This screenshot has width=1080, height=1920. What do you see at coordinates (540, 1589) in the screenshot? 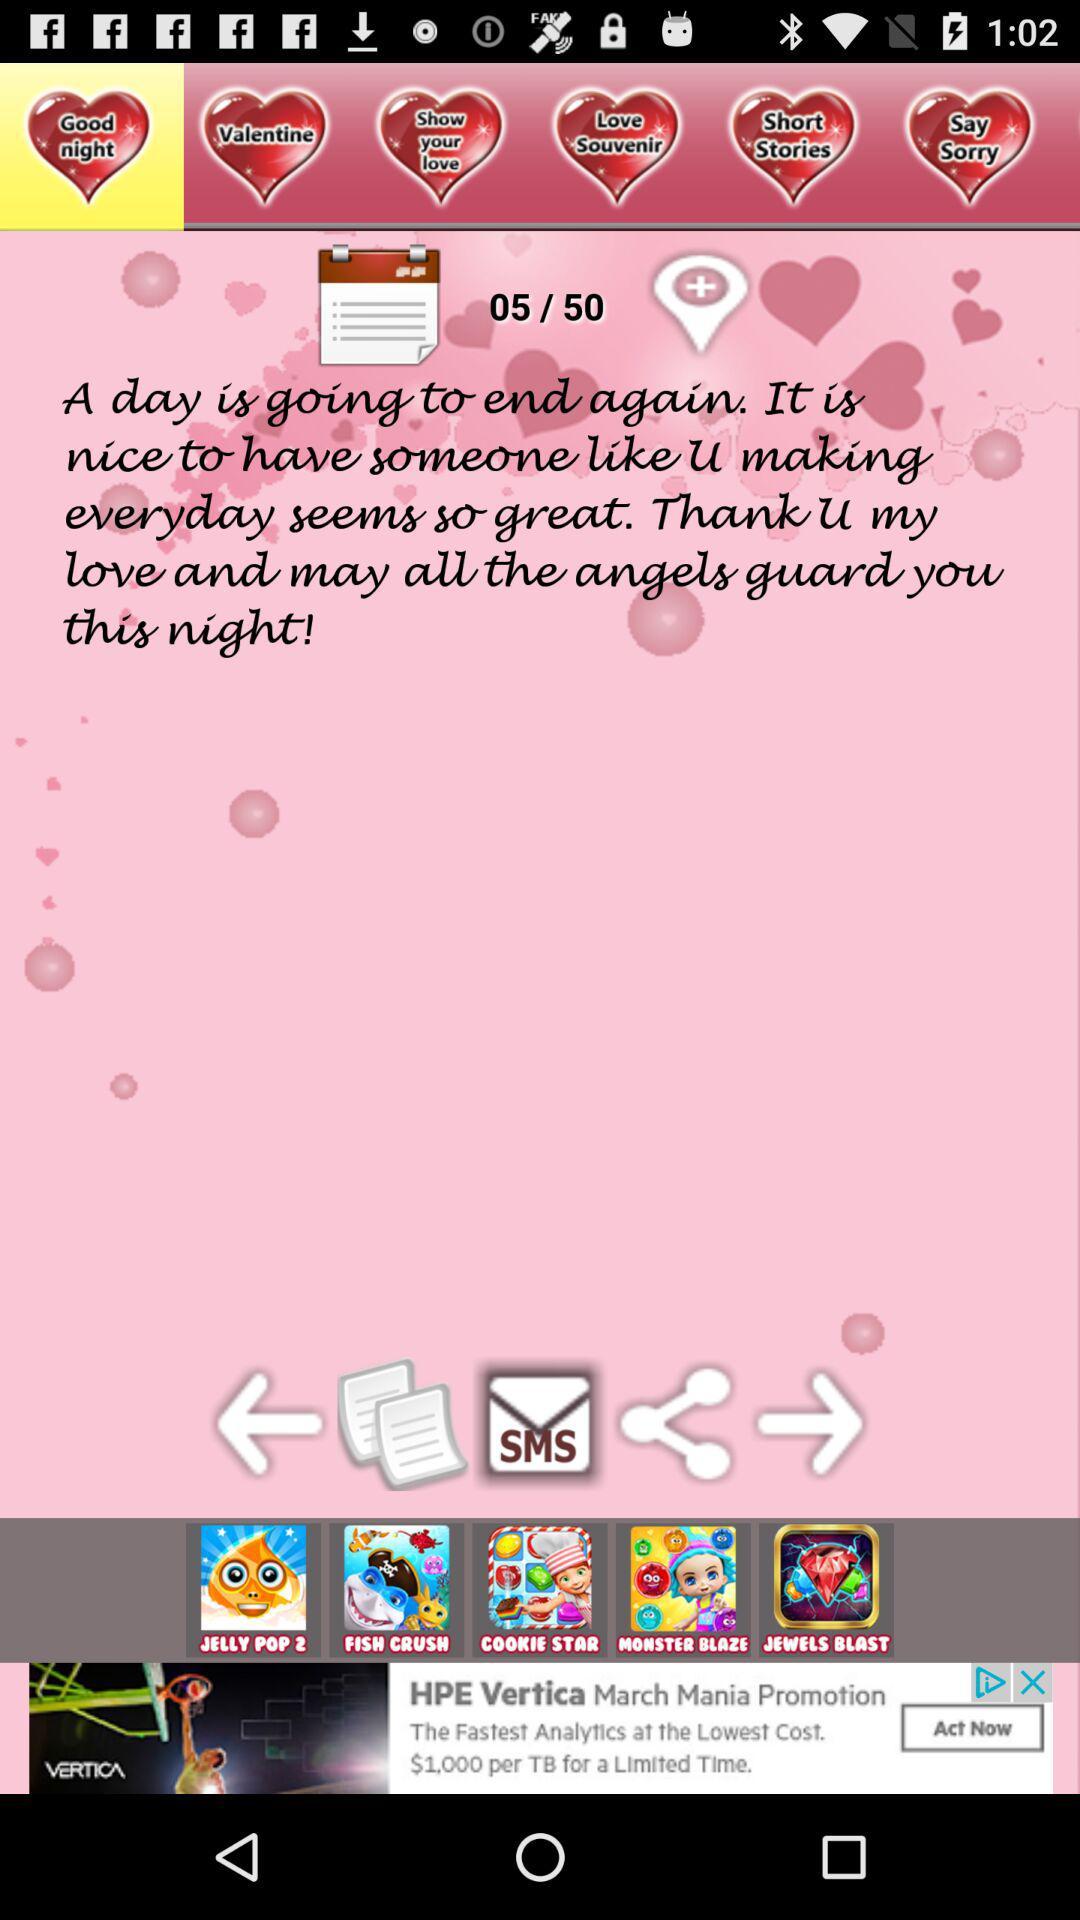
I see `advertisement banner` at bounding box center [540, 1589].